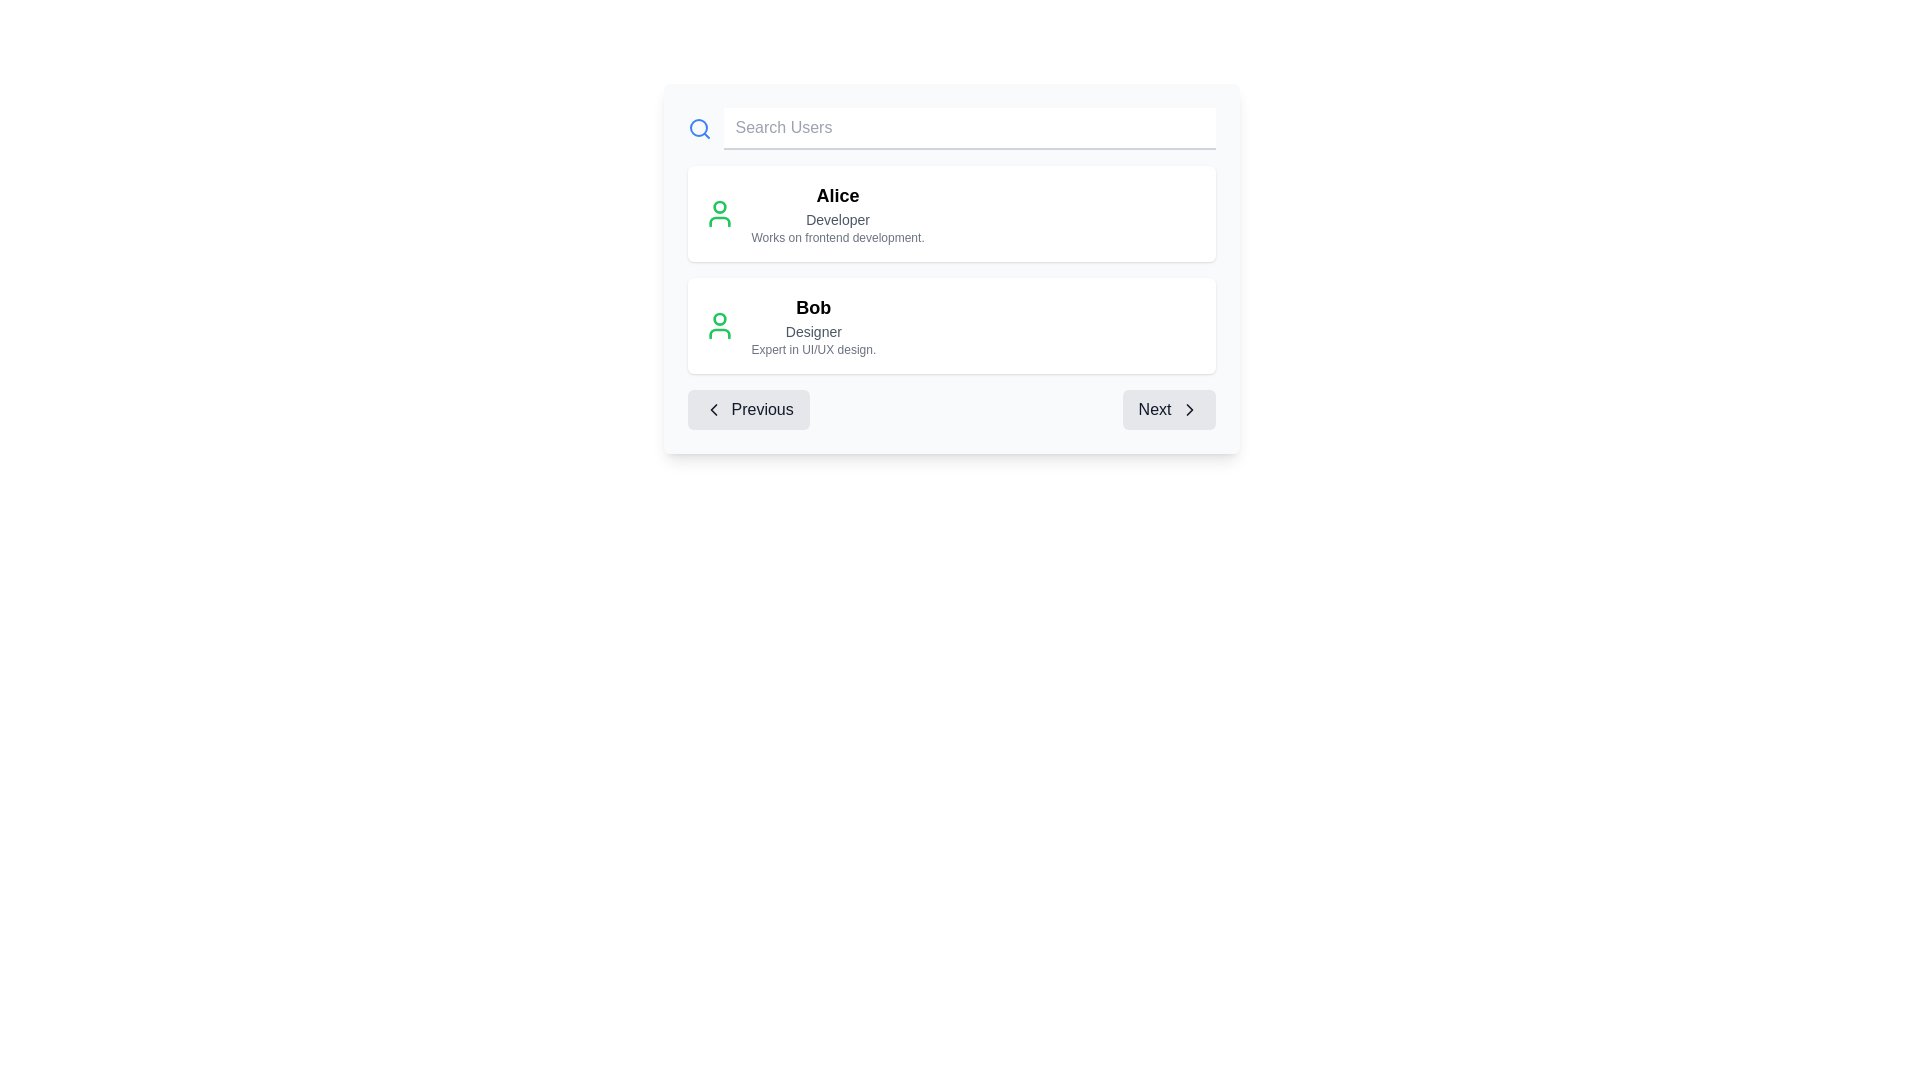 The image size is (1920, 1080). Describe the element at coordinates (719, 333) in the screenshot. I see `the lower portion of the user avatar icon representing a person, located to the left of the name 'Bob' in the second user entry of the list` at that location.